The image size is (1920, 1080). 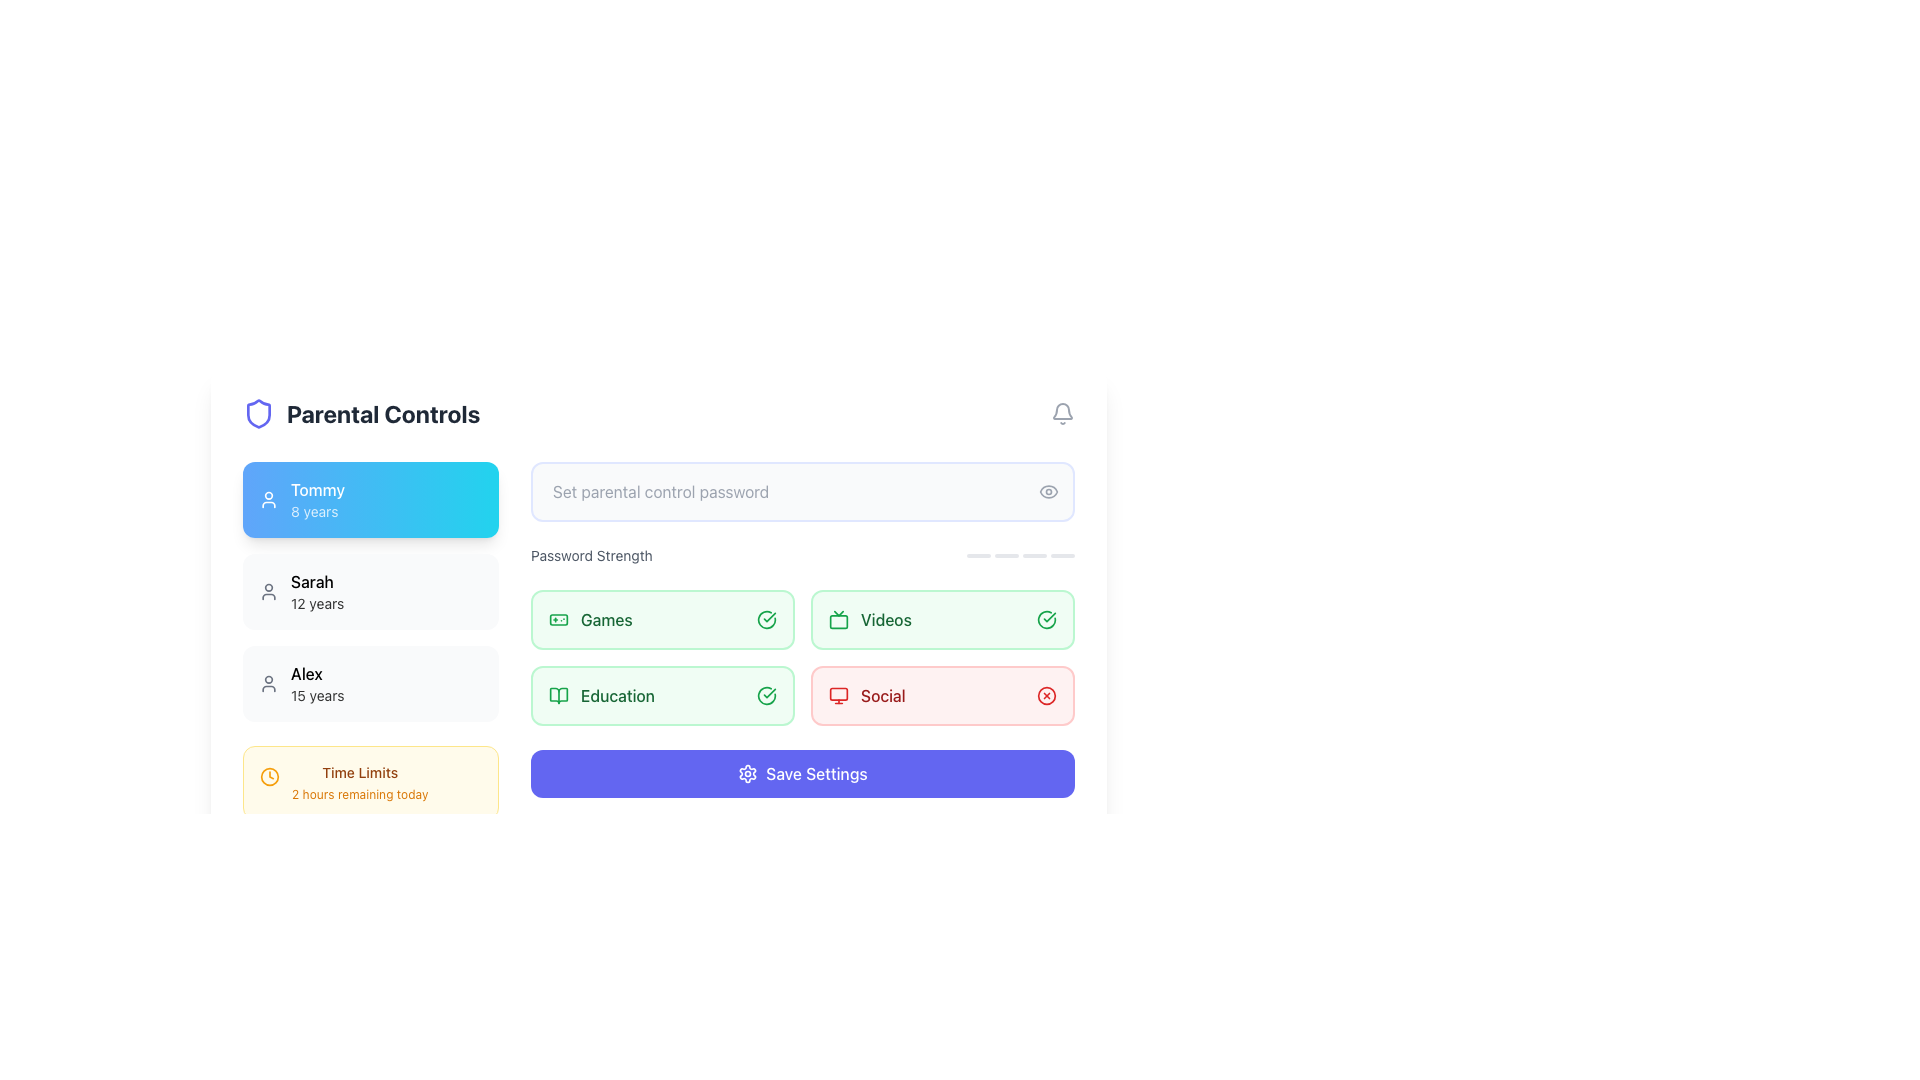 What do you see at coordinates (766, 694) in the screenshot?
I see `the circular checkmark icon with a green stroke that indicates a successful state, located next to the 'Education' label` at bounding box center [766, 694].